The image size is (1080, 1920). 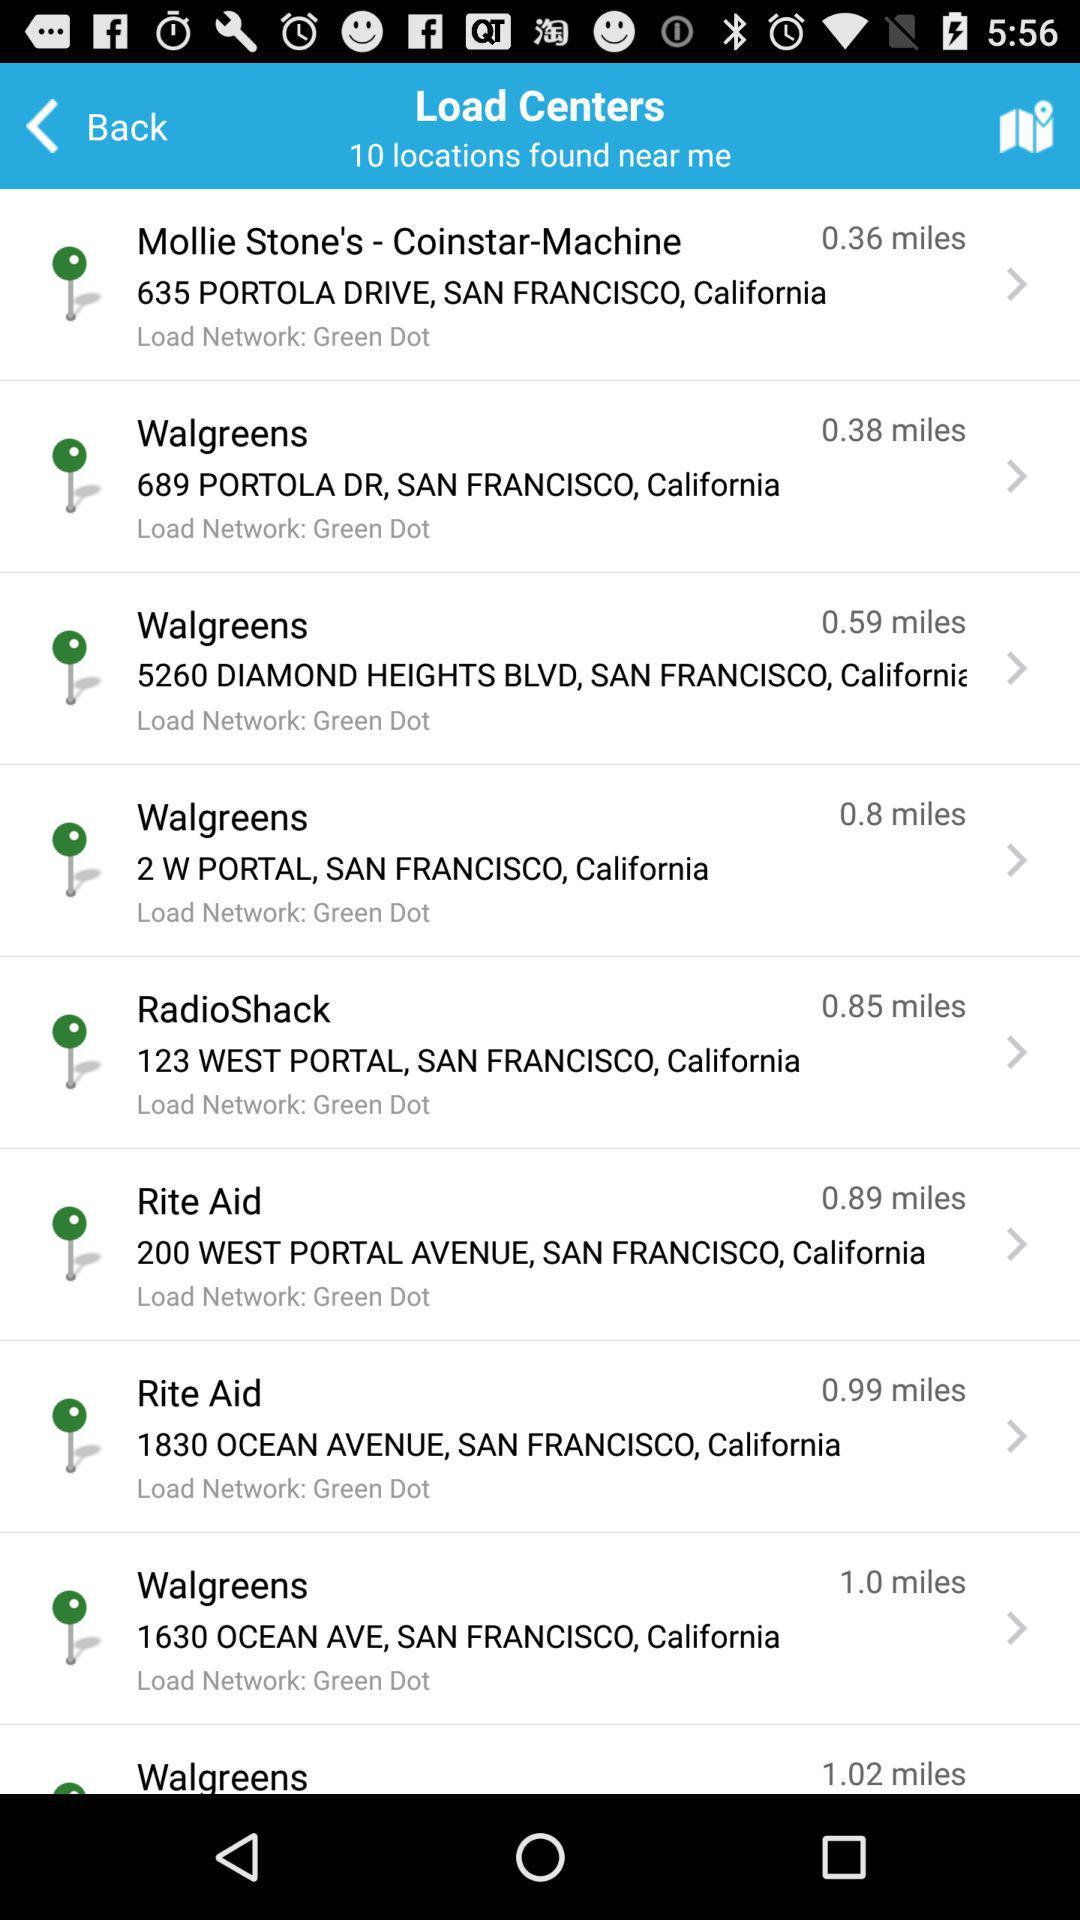 I want to click on app below the load network green item, so click(x=459, y=1008).